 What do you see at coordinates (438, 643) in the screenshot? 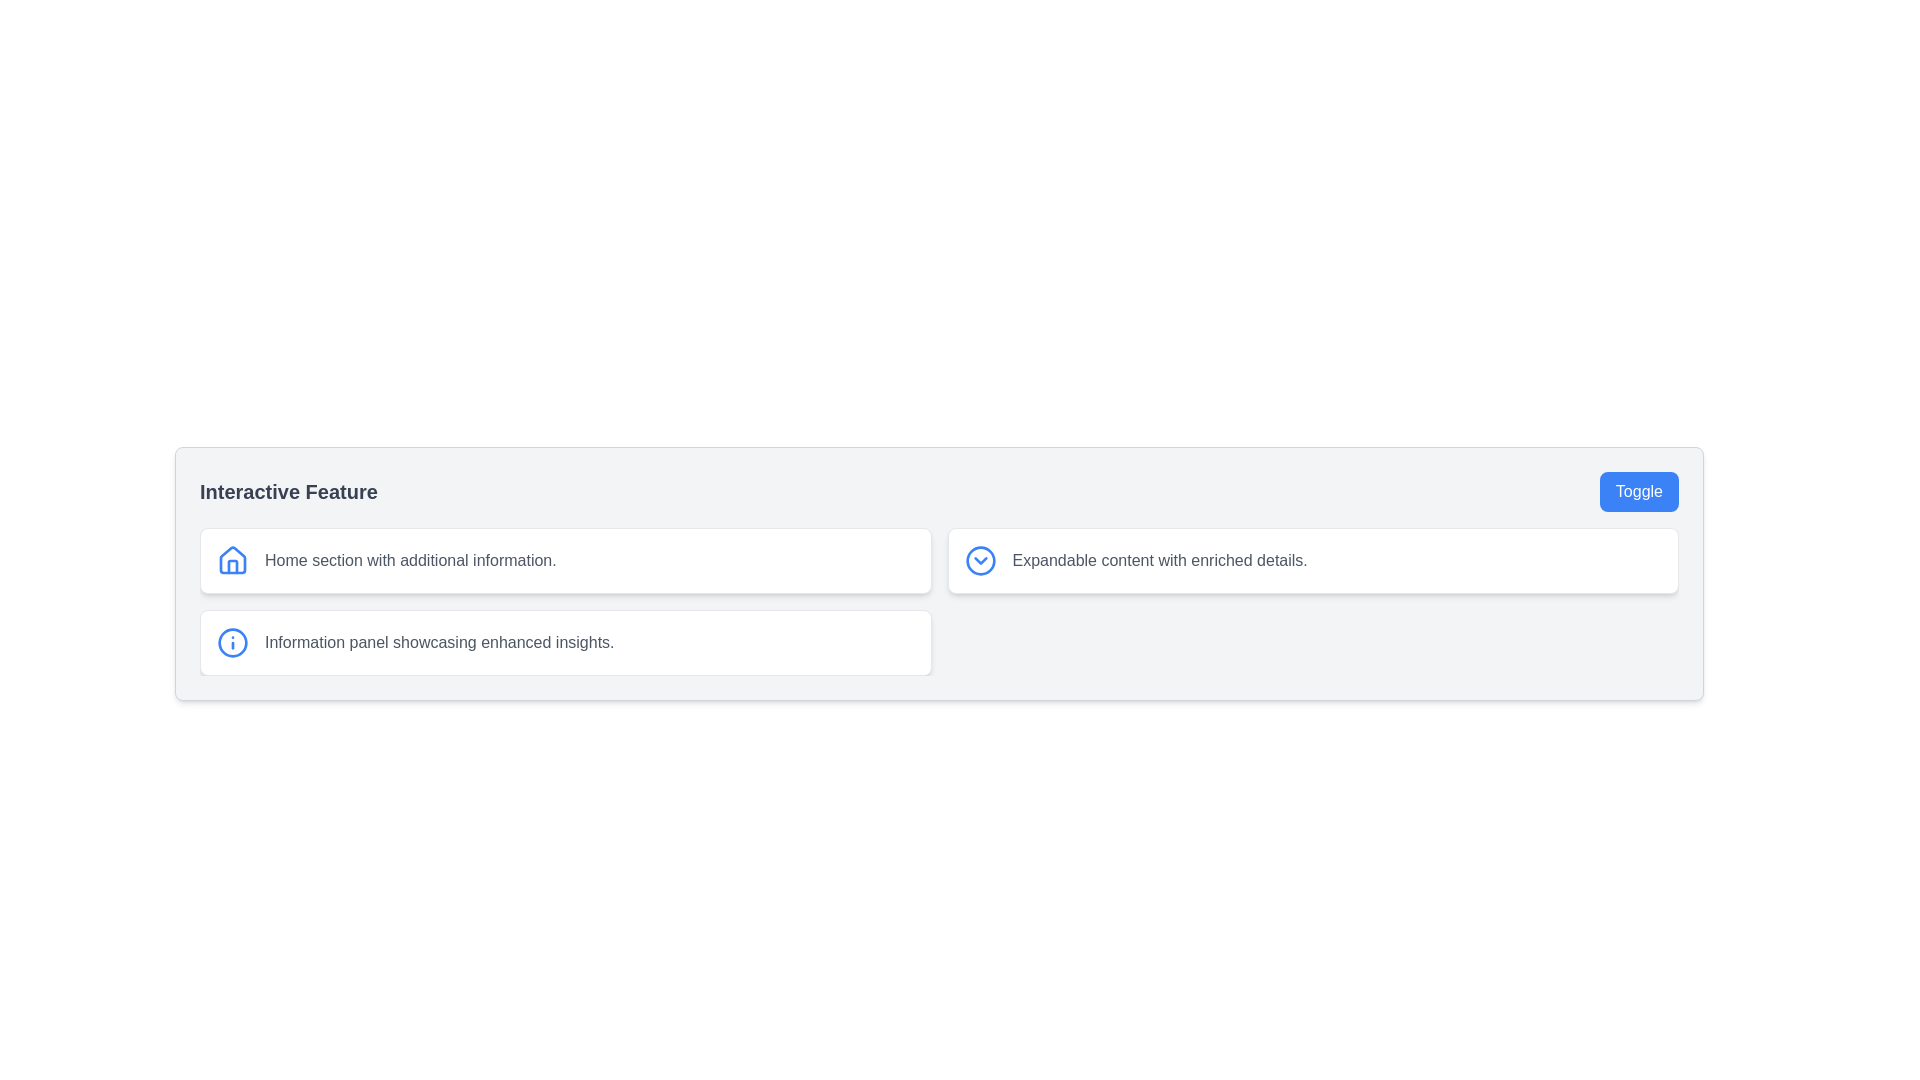
I see `the text label that provides descriptive context within the card-like panel located in the lower-left section of the interface, adjacent to the information icon` at bounding box center [438, 643].